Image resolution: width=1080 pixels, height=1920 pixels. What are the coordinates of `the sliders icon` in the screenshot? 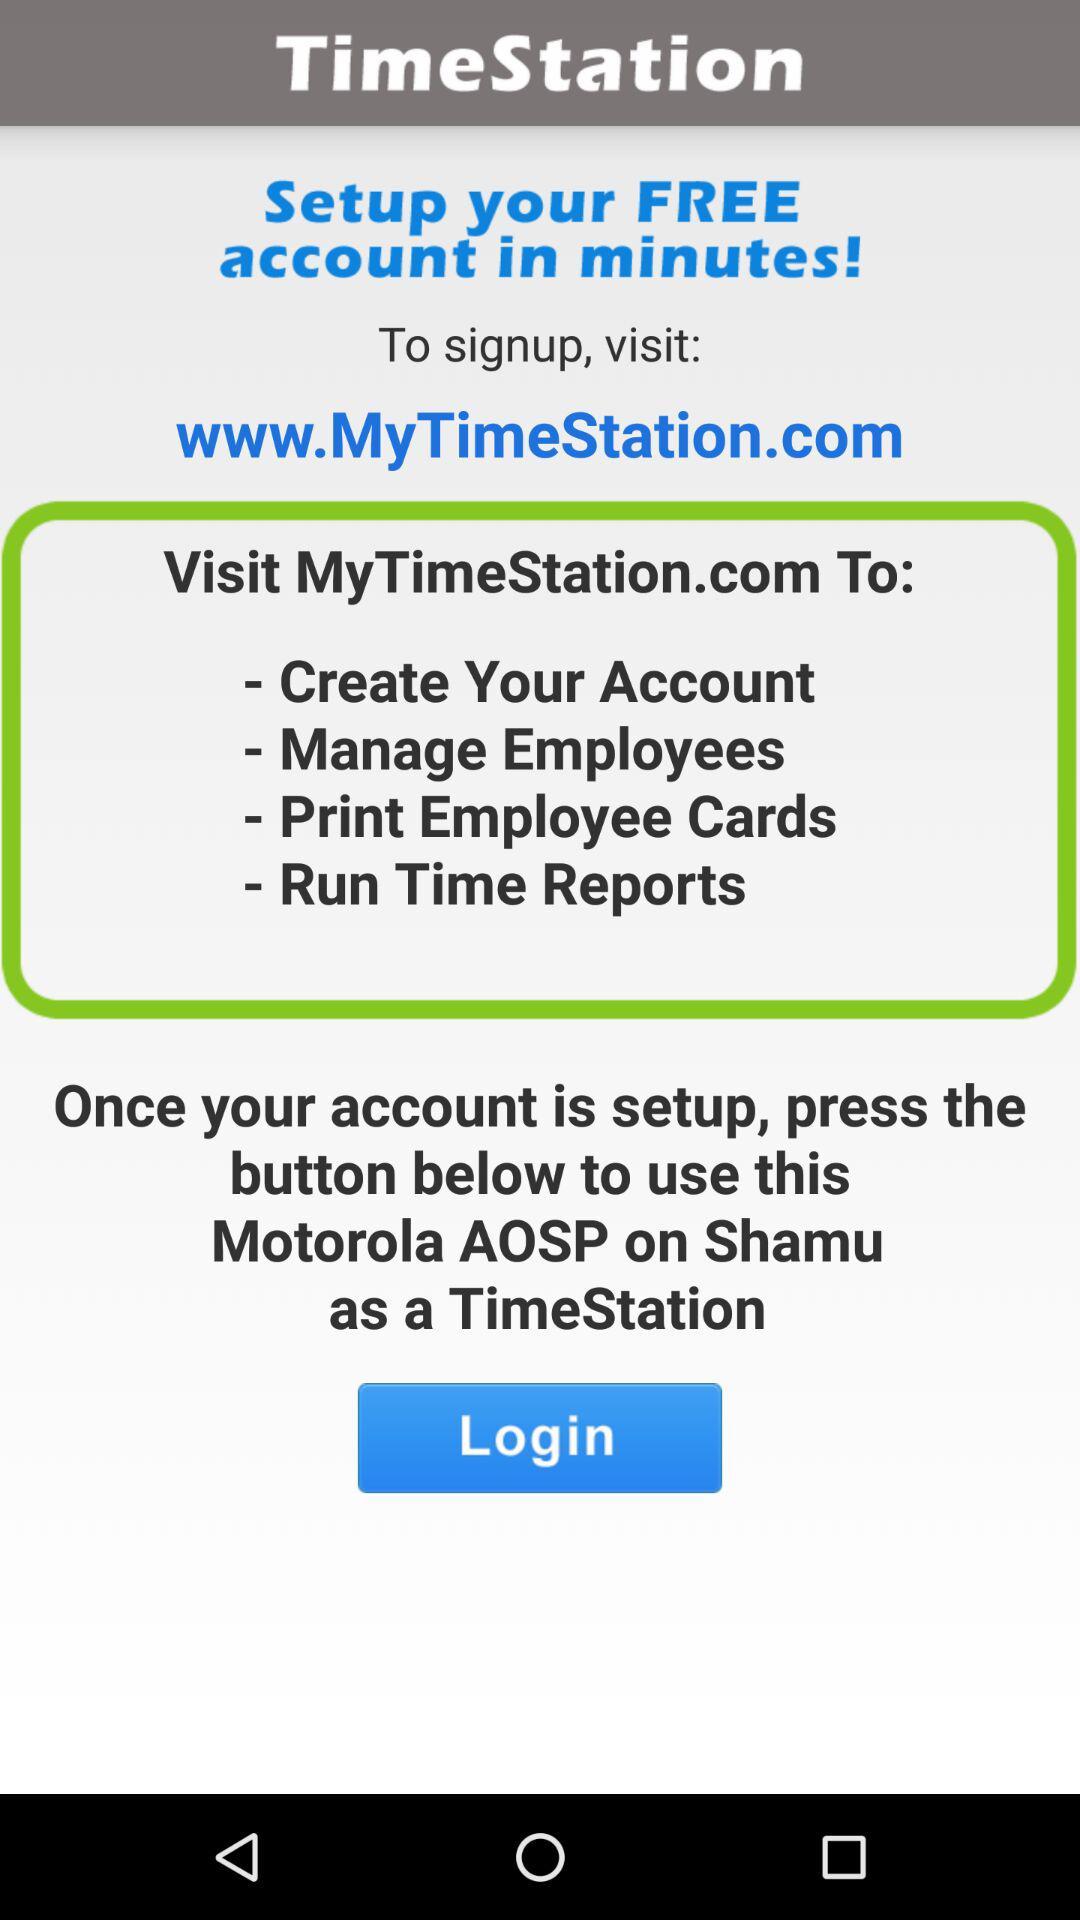 It's located at (540, 1538).